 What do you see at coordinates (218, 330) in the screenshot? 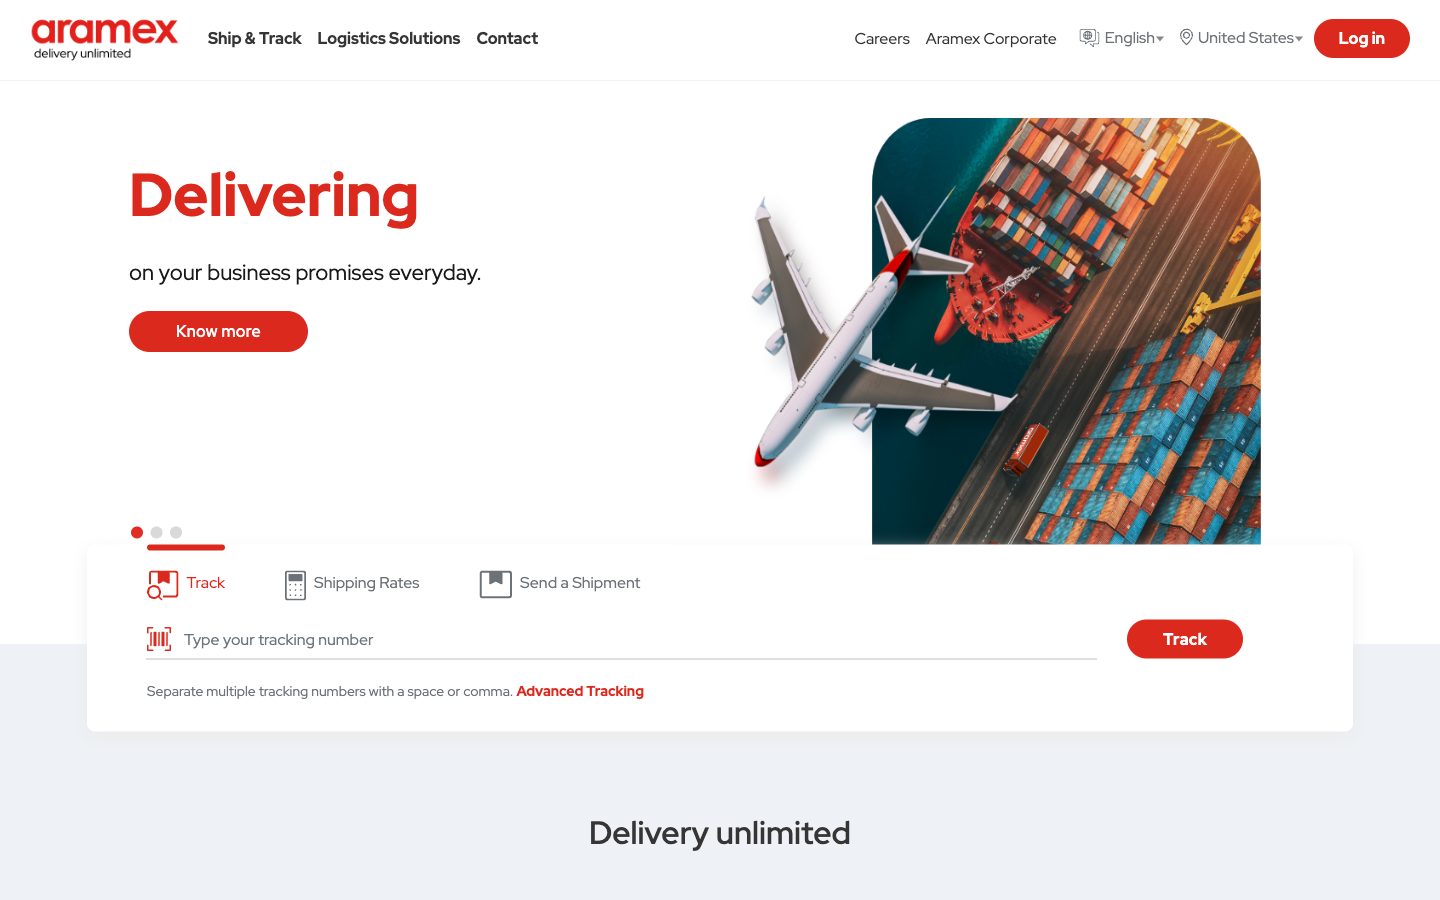
I see `the "know more" button` at bounding box center [218, 330].